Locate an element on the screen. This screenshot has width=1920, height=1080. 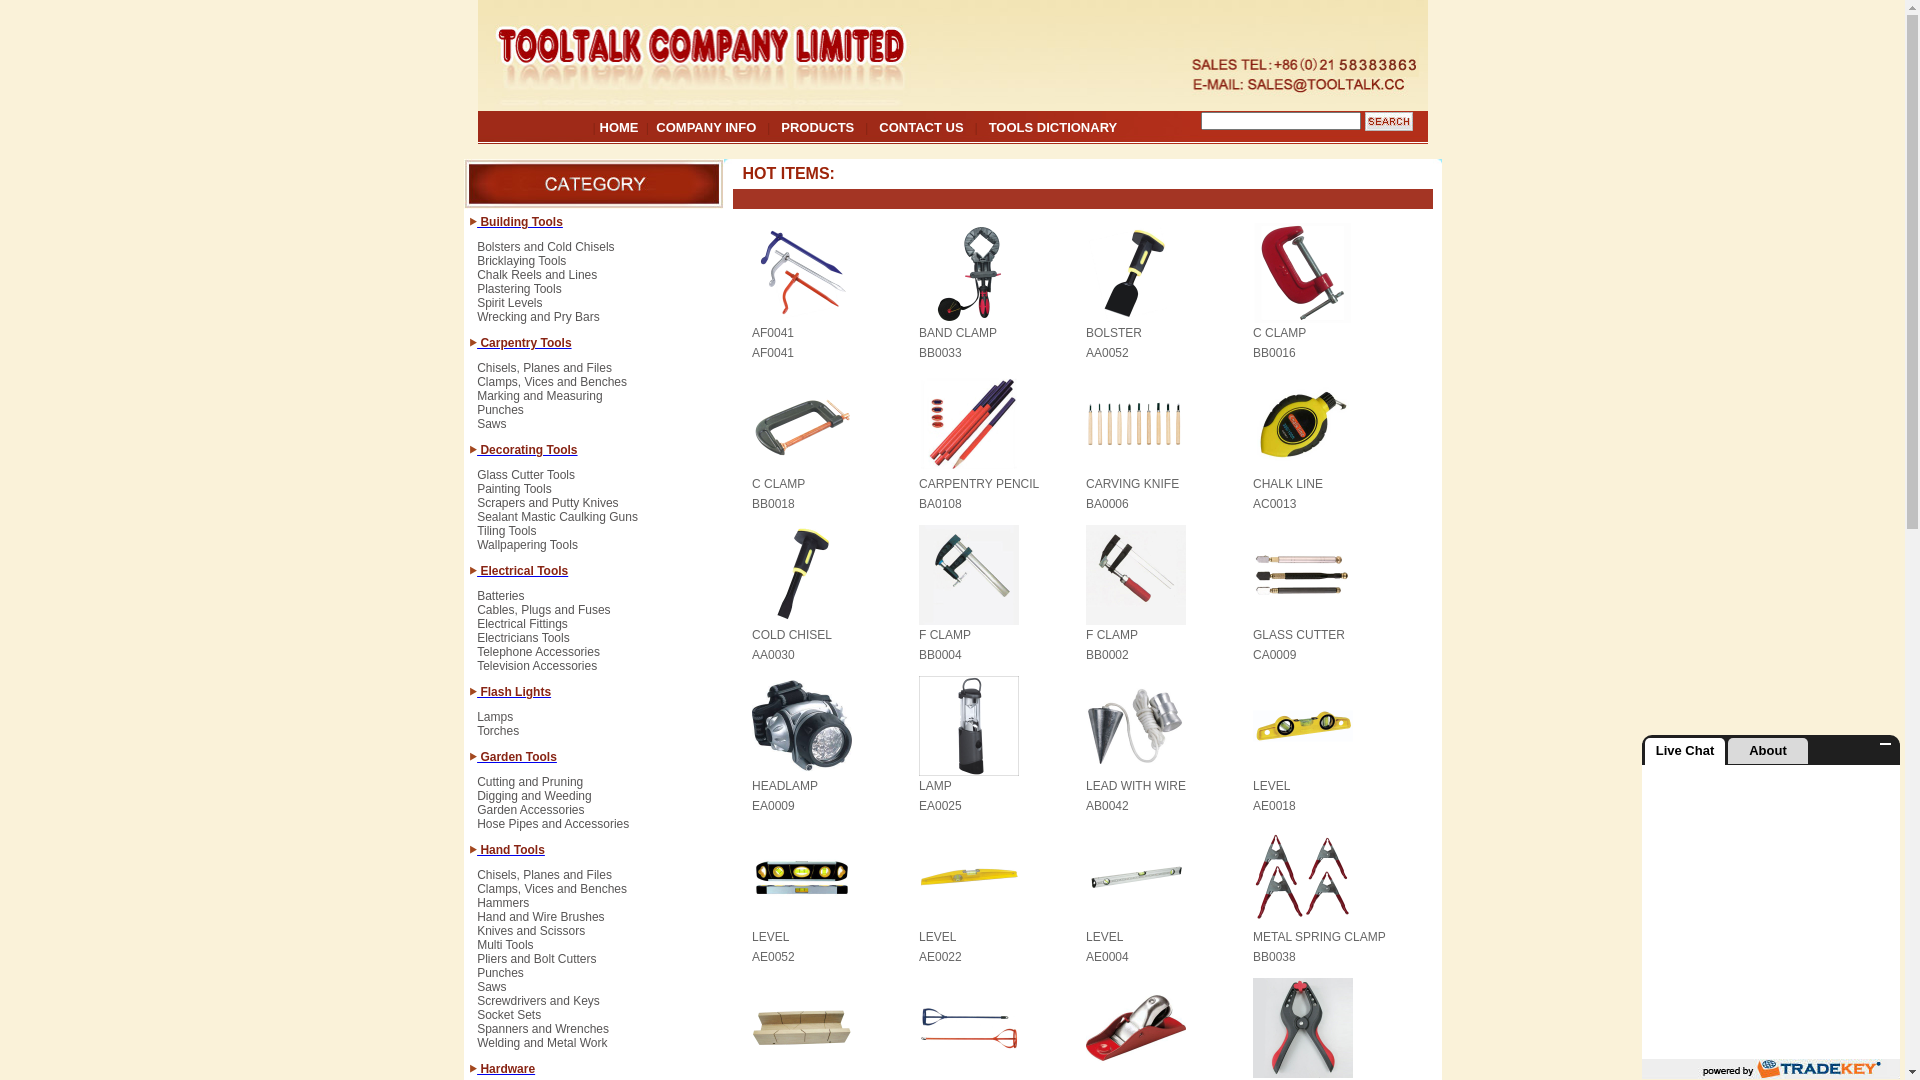
'Multi Tools' is located at coordinates (504, 951).